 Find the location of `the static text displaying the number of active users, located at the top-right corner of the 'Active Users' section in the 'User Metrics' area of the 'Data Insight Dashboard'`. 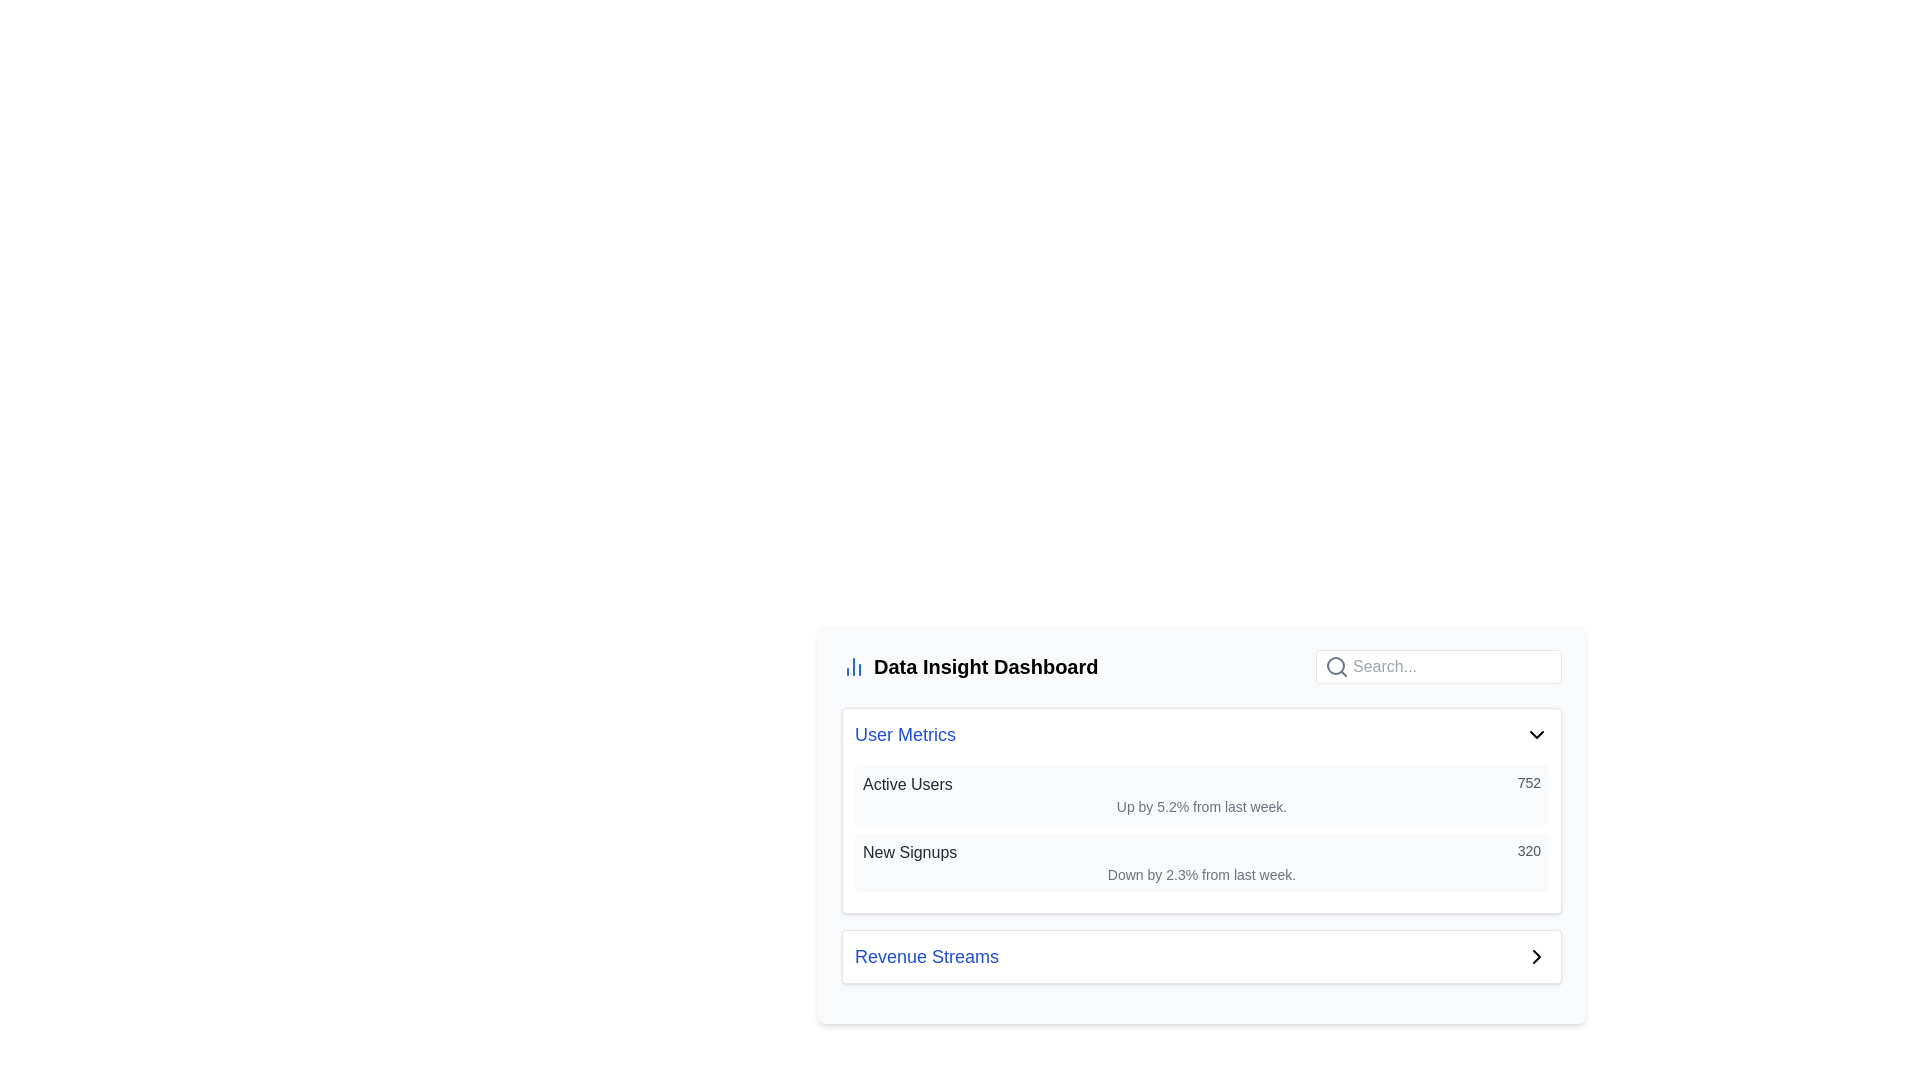

the static text displaying the number of active users, located at the top-right corner of the 'Active Users' section in the 'User Metrics' area of the 'Data Insight Dashboard' is located at coordinates (1528, 784).